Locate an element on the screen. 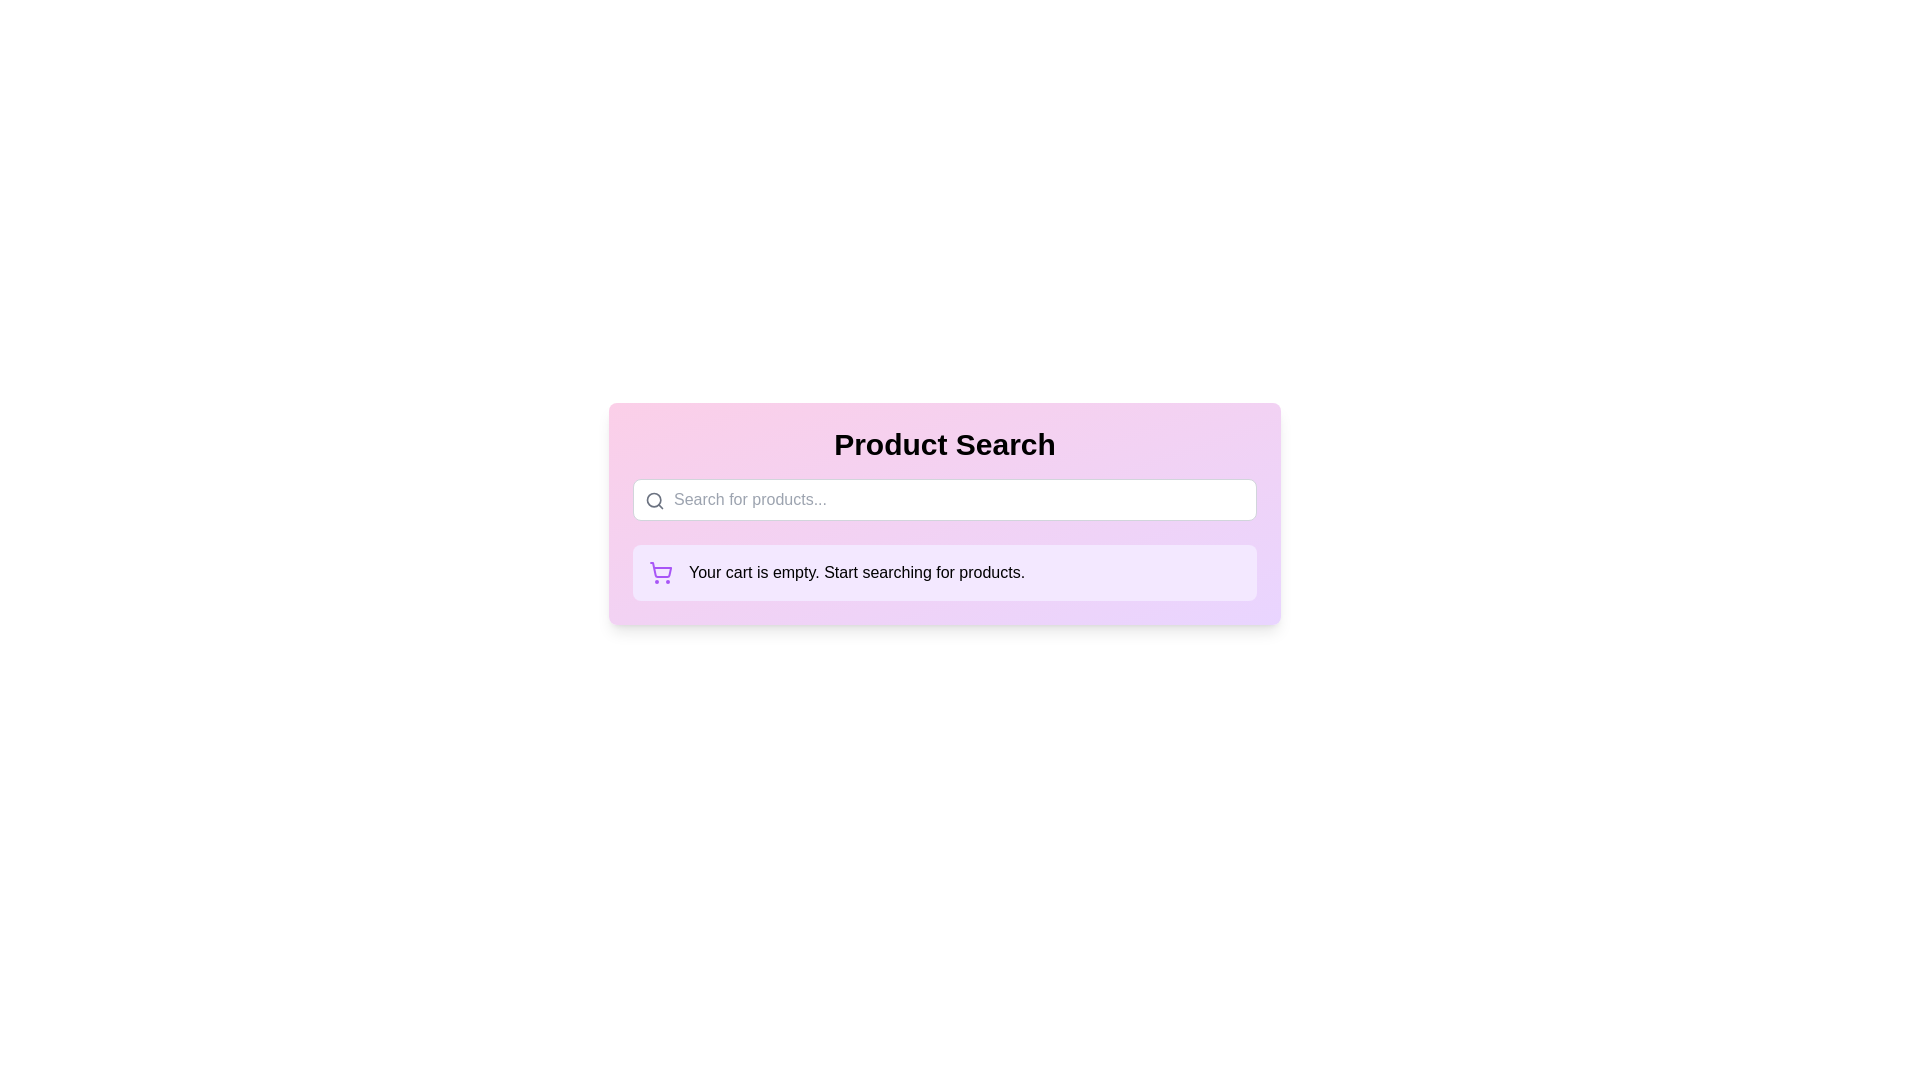 This screenshot has width=1920, height=1080. the Text Label that reads 'Your cart is empty. Start searching for products.' which is styled with a standard font and placed inside a purple-shaded rectangular background is located at coordinates (857, 573).